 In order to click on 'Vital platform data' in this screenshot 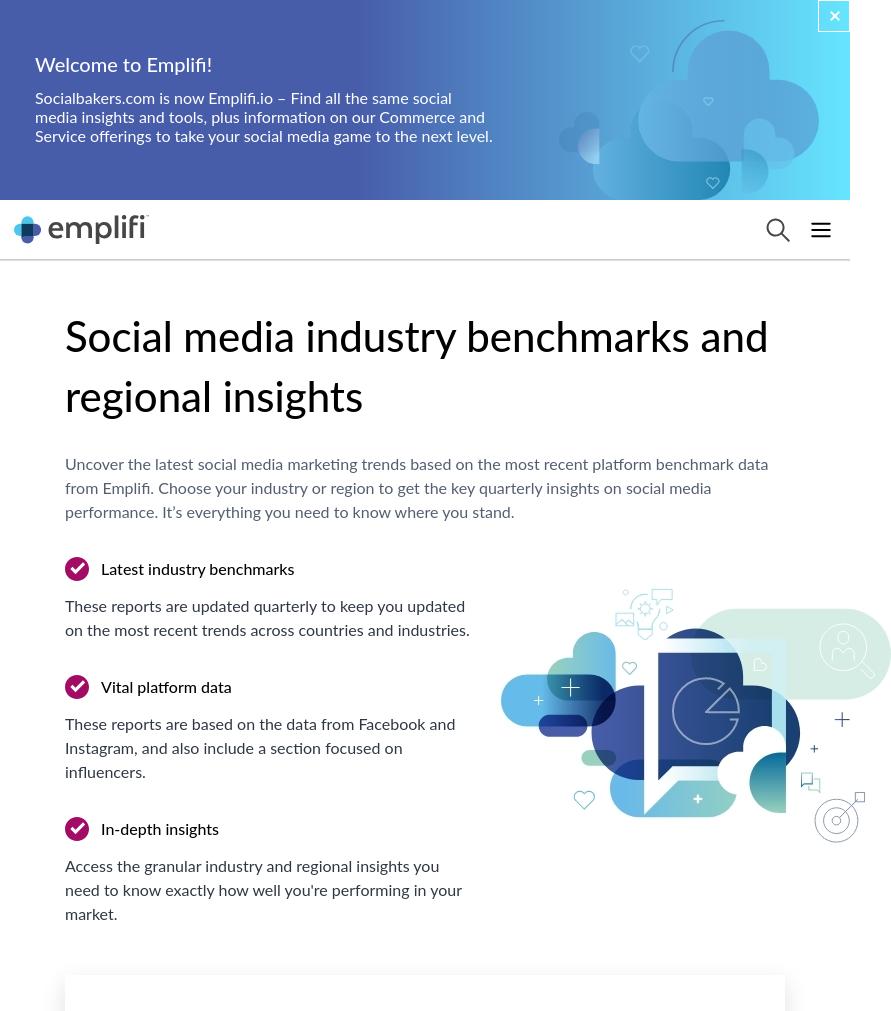, I will do `click(164, 686)`.